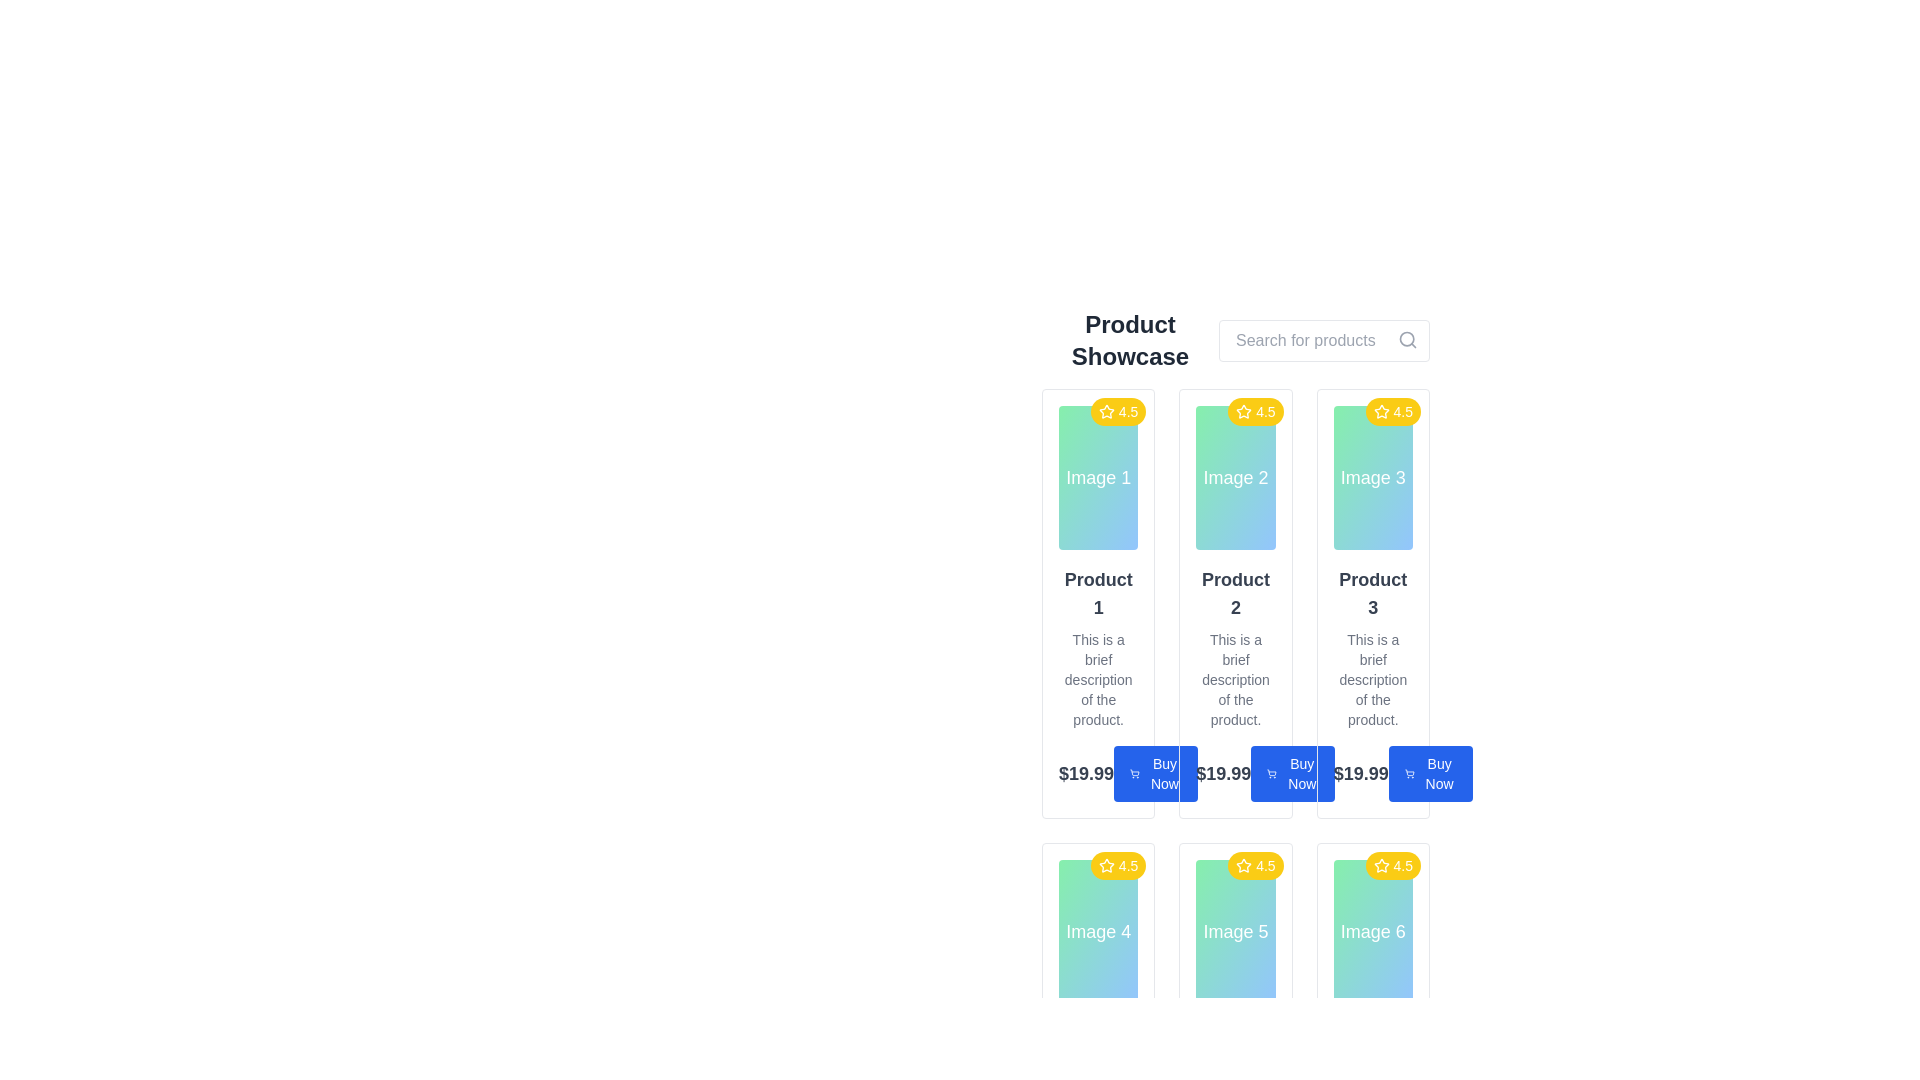  What do you see at coordinates (1372, 593) in the screenshot?
I see `text label displaying 'Product 3' in bold gray font located below the 'Image 3' section in the product showcase grid` at bounding box center [1372, 593].